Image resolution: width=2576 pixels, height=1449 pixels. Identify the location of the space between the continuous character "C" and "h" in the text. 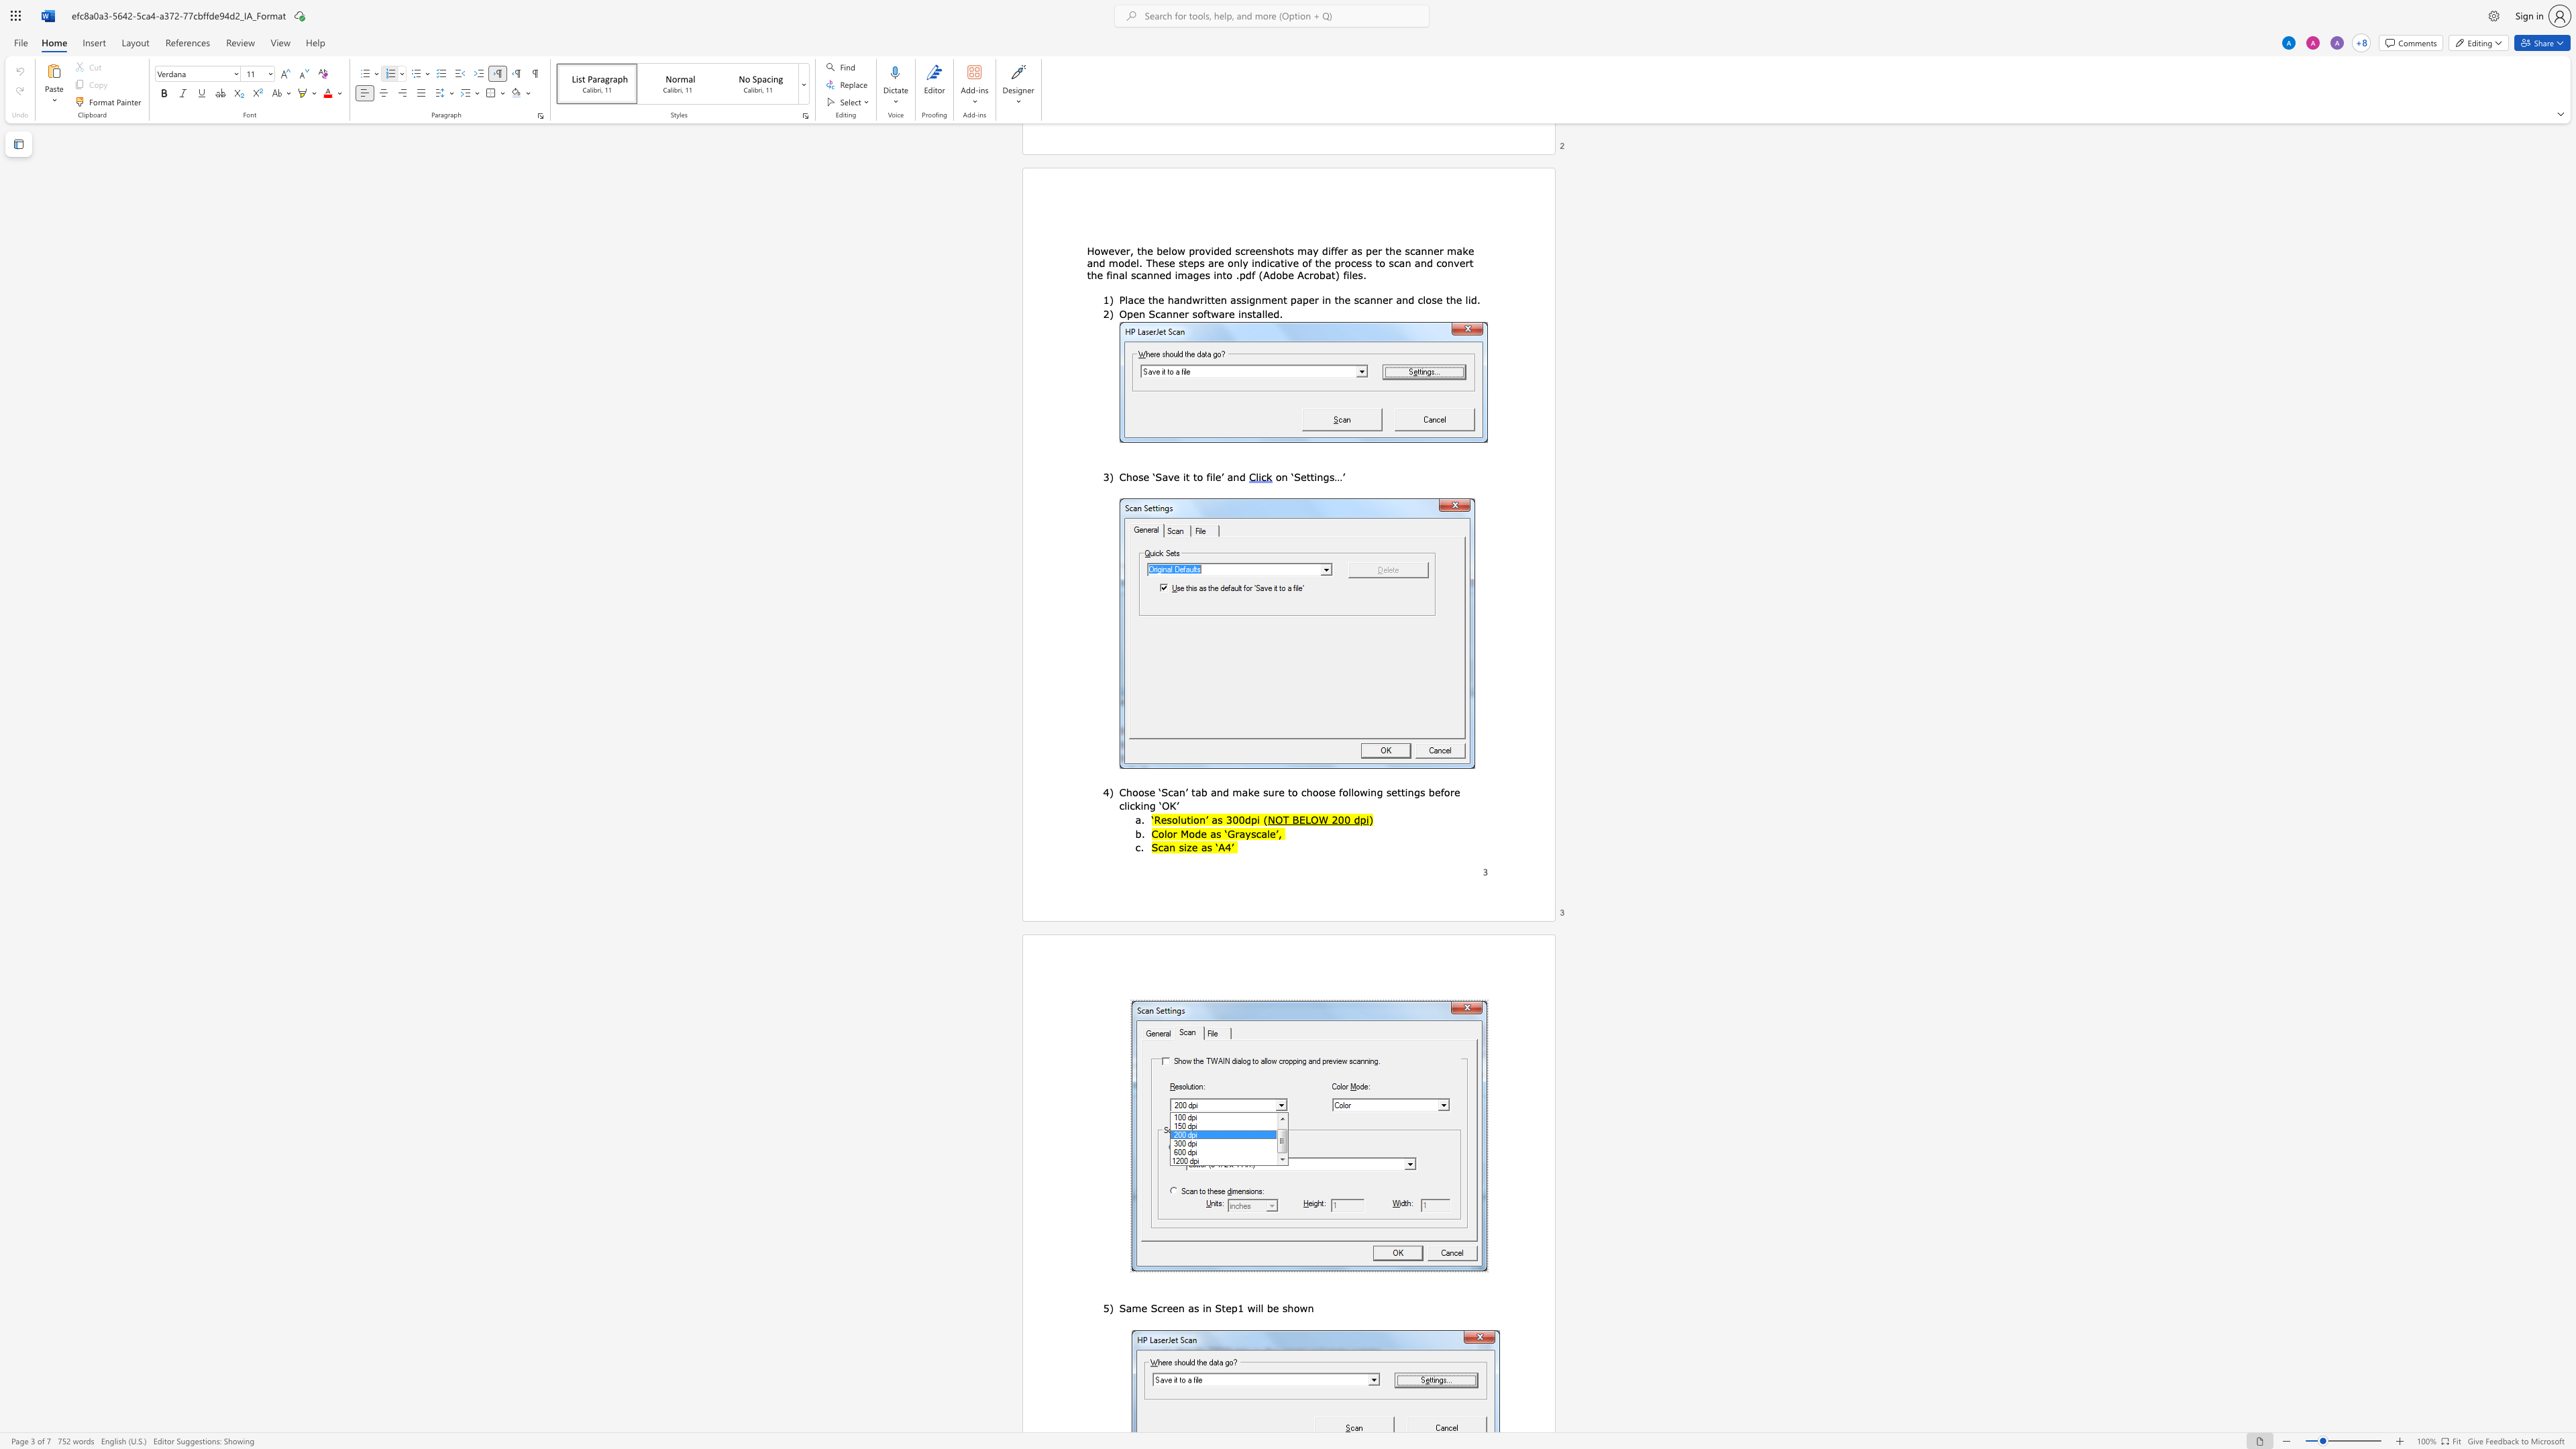
(1126, 791).